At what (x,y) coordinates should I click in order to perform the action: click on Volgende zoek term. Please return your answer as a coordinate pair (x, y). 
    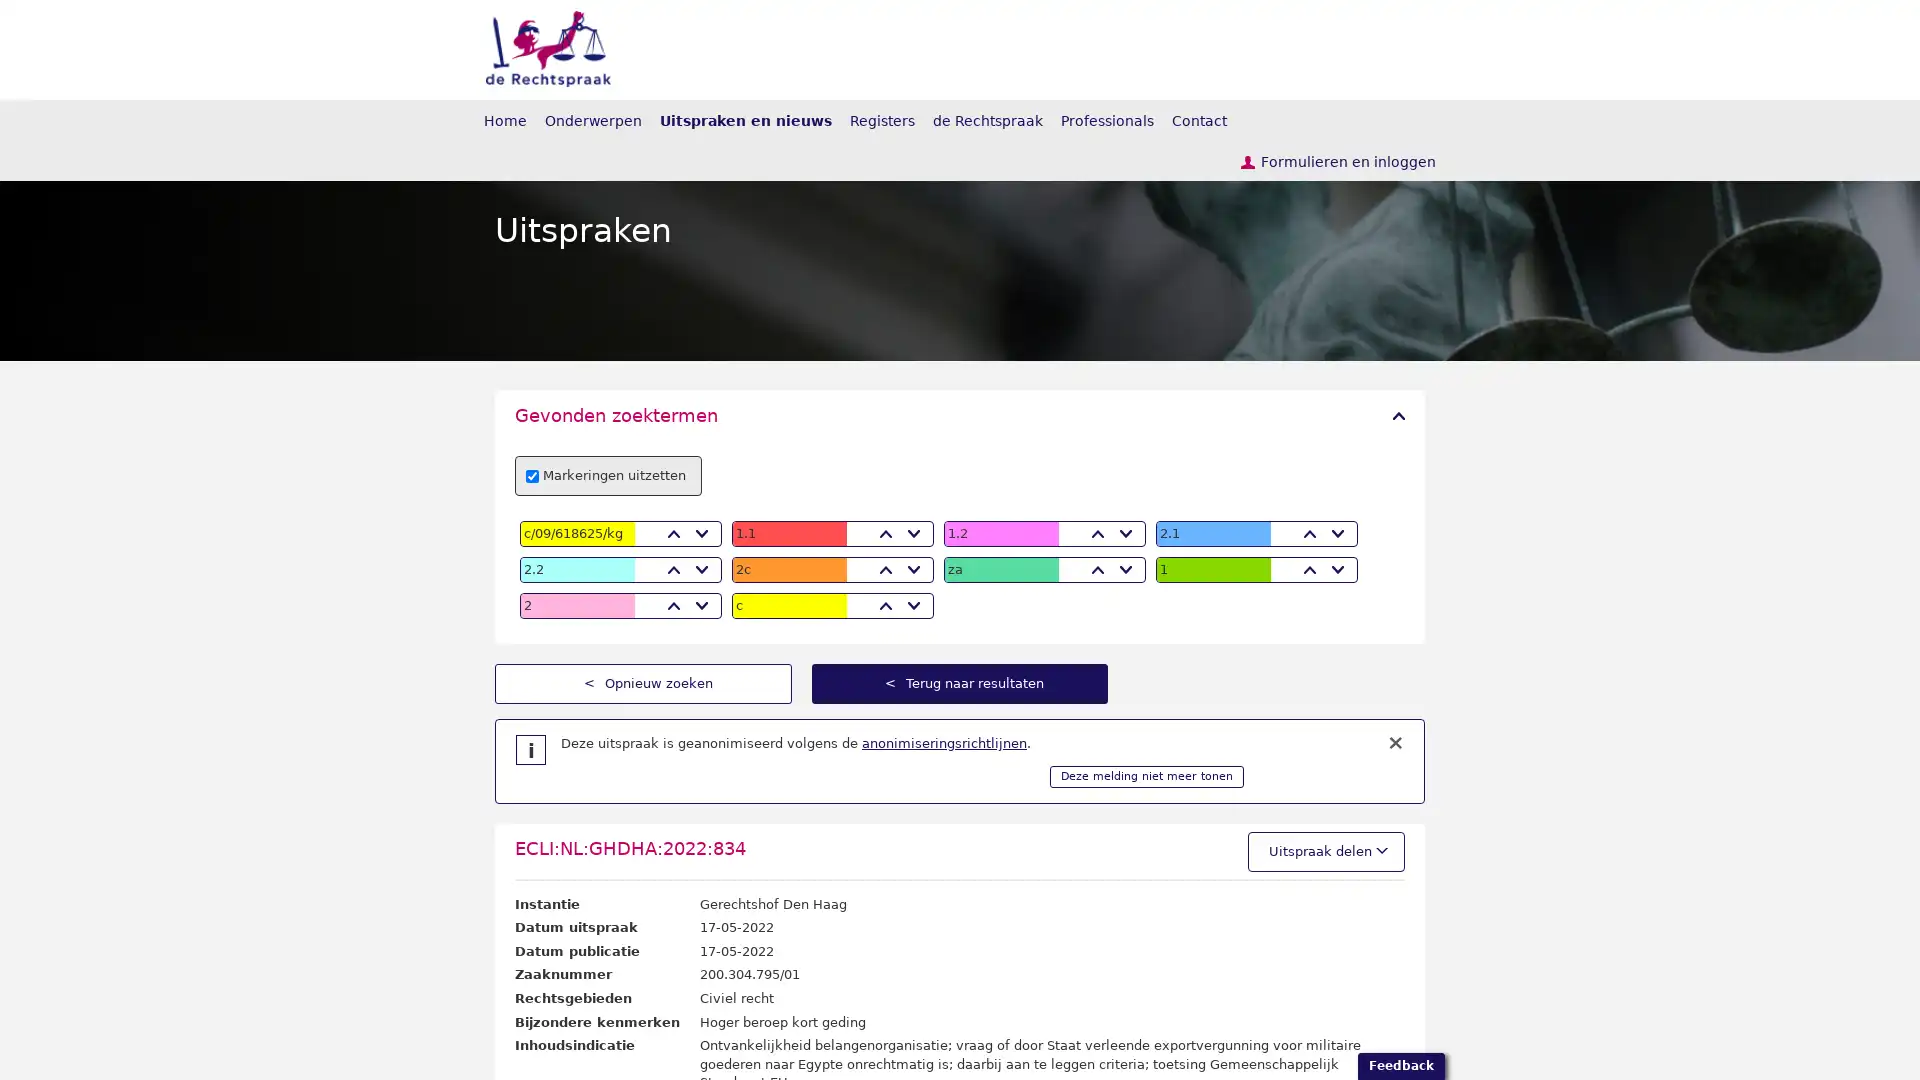
    Looking at the image, I should click on (1126, 531).